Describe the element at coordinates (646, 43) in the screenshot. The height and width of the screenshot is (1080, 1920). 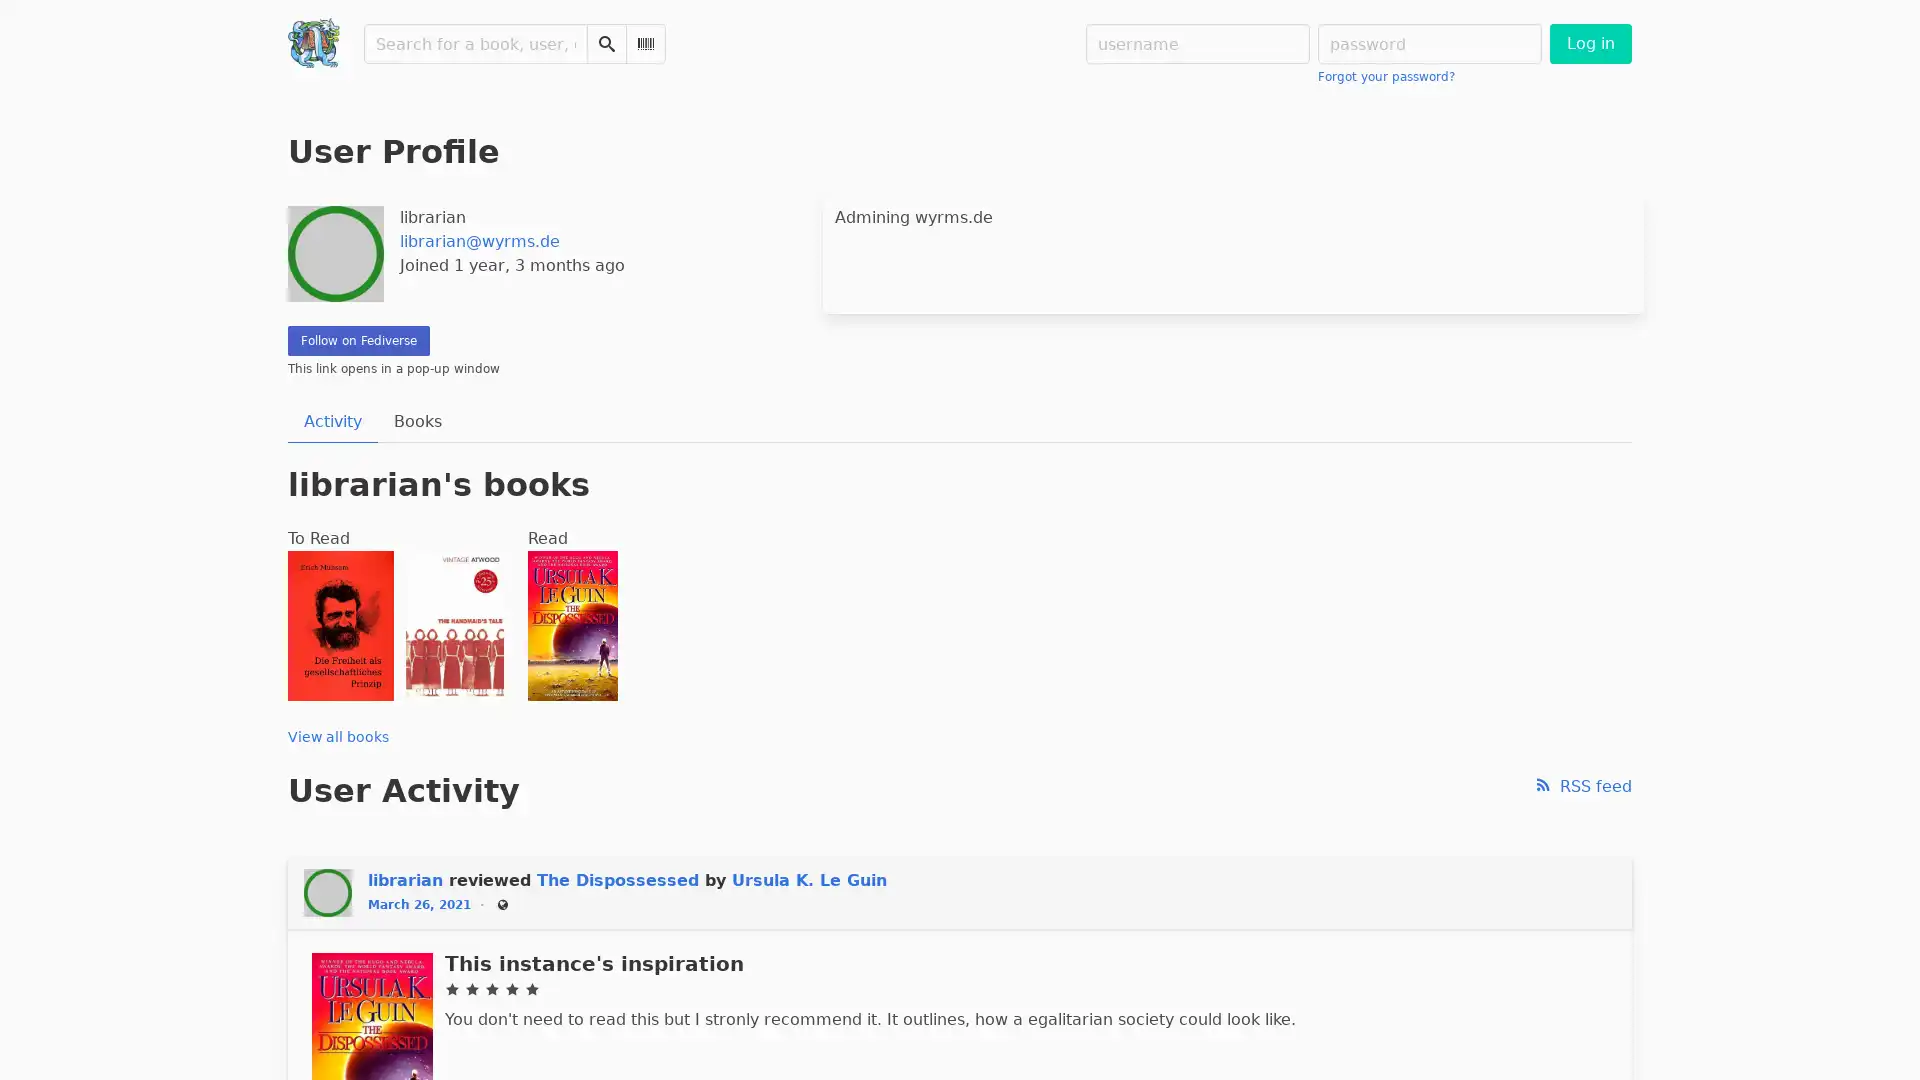
I see `Scan Barcode` at that location.